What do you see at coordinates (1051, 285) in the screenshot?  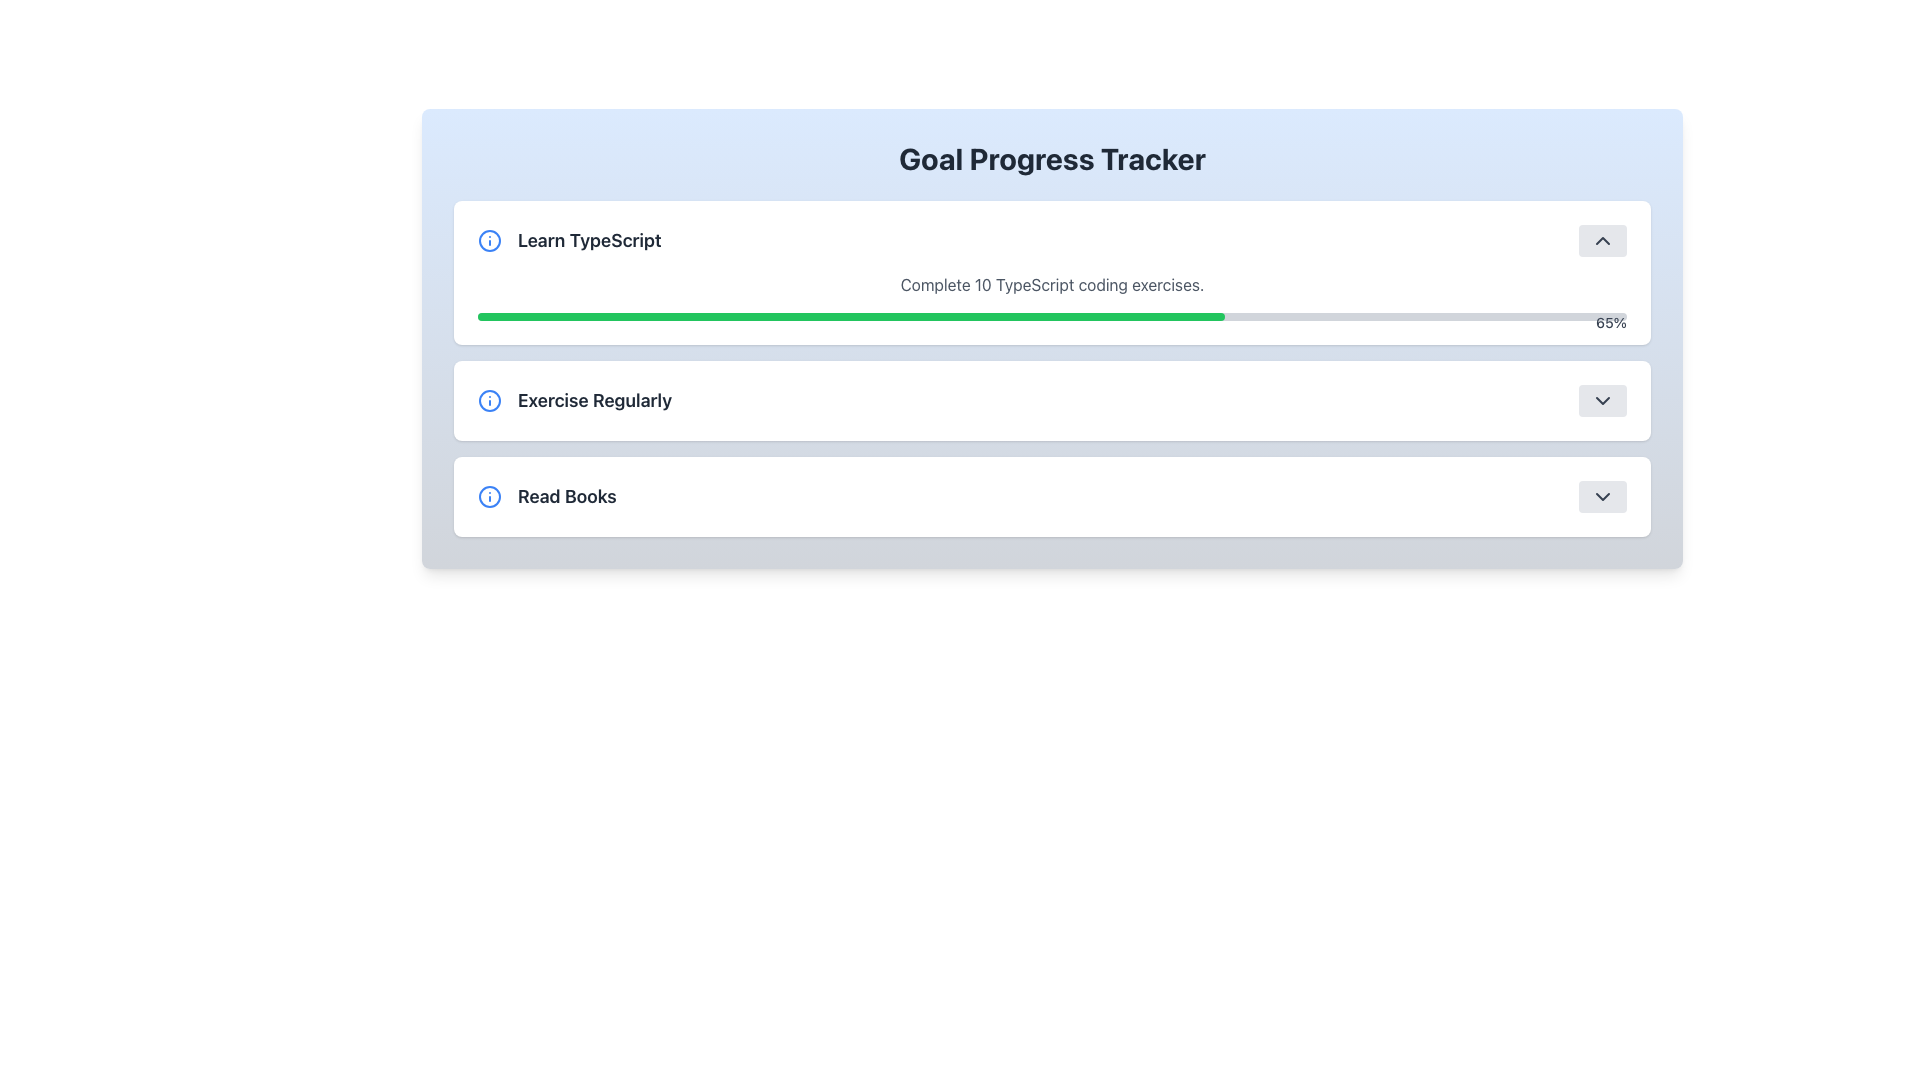 I see `the static text element reading 'Complete 10 TypeScript coding exercises.' located in the 'Learn TypeScript' section of the progress tracker interface` at bounding box center [1051, 285].